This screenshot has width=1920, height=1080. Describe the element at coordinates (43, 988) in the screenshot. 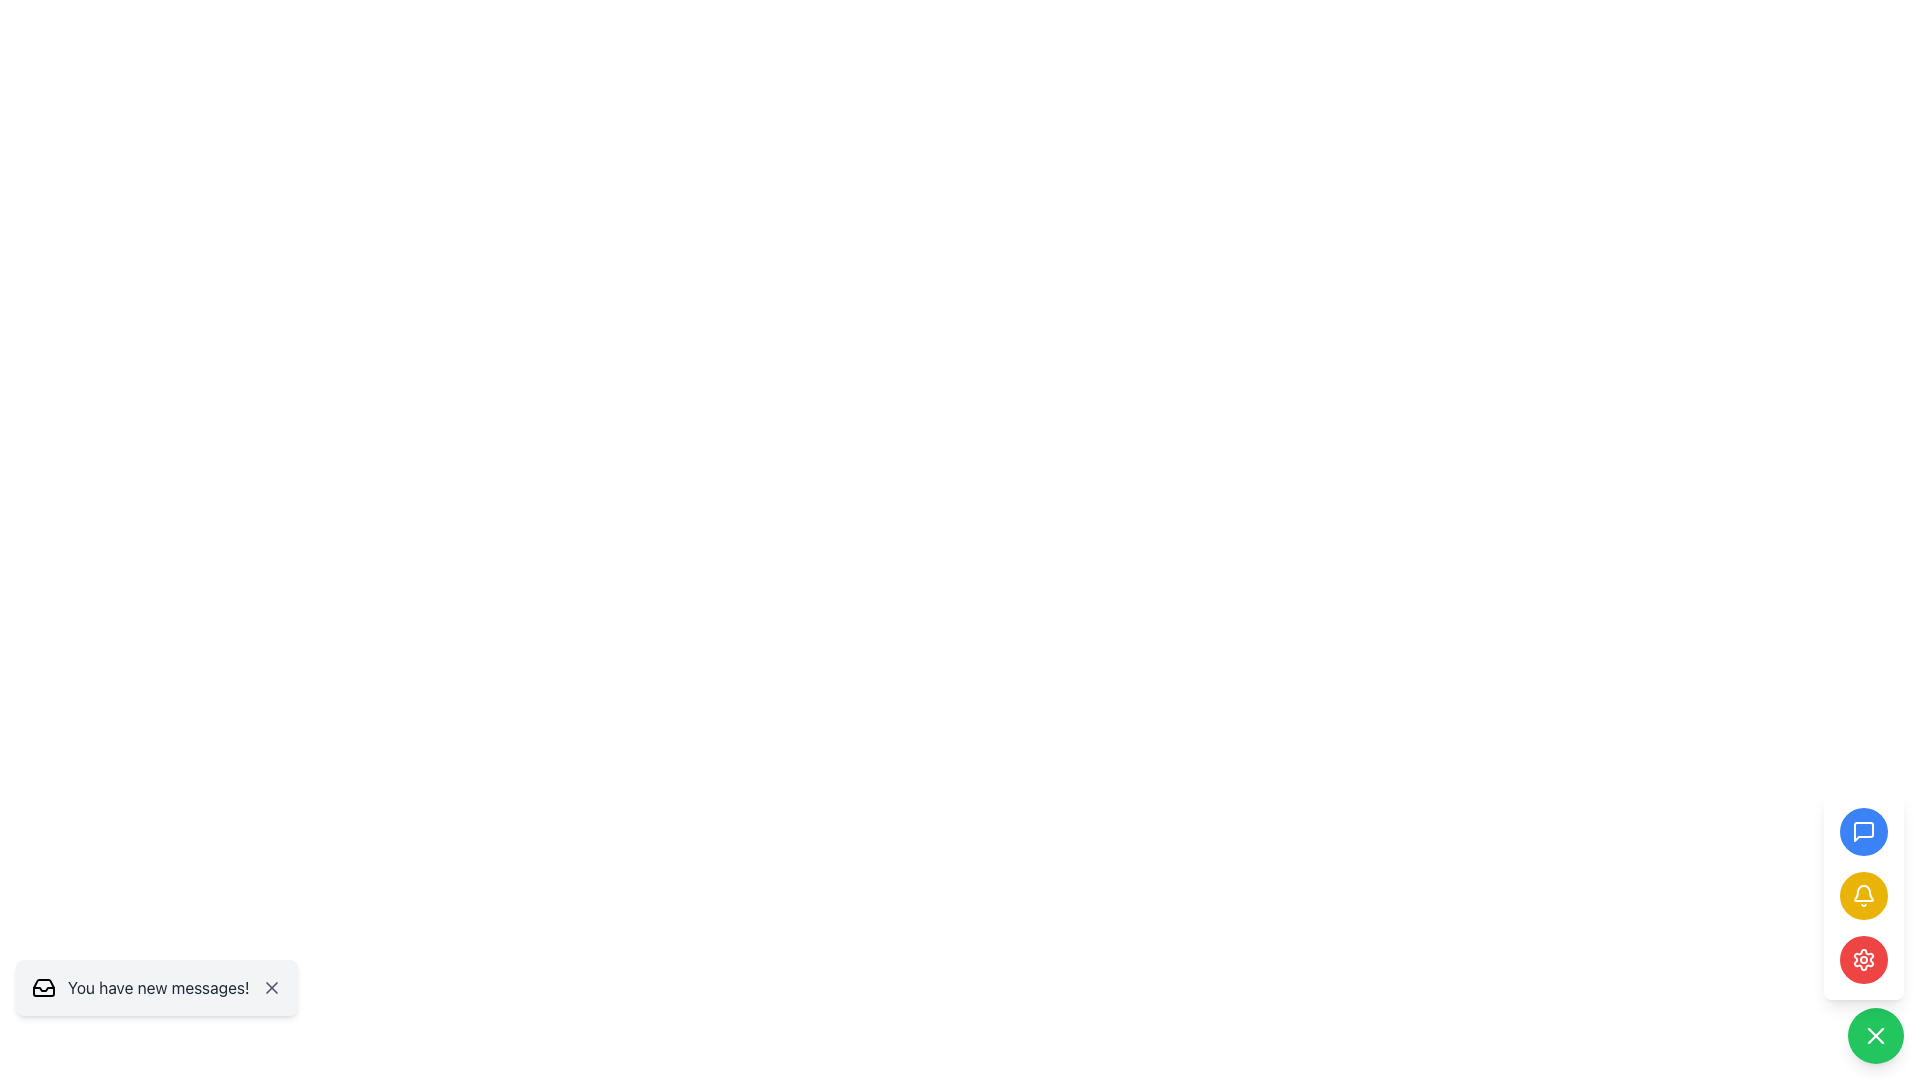

I see `the downward-facing chevron icon subcomponent at the bottom of the inbox icon, which is styled minimally without any fill` at that location.